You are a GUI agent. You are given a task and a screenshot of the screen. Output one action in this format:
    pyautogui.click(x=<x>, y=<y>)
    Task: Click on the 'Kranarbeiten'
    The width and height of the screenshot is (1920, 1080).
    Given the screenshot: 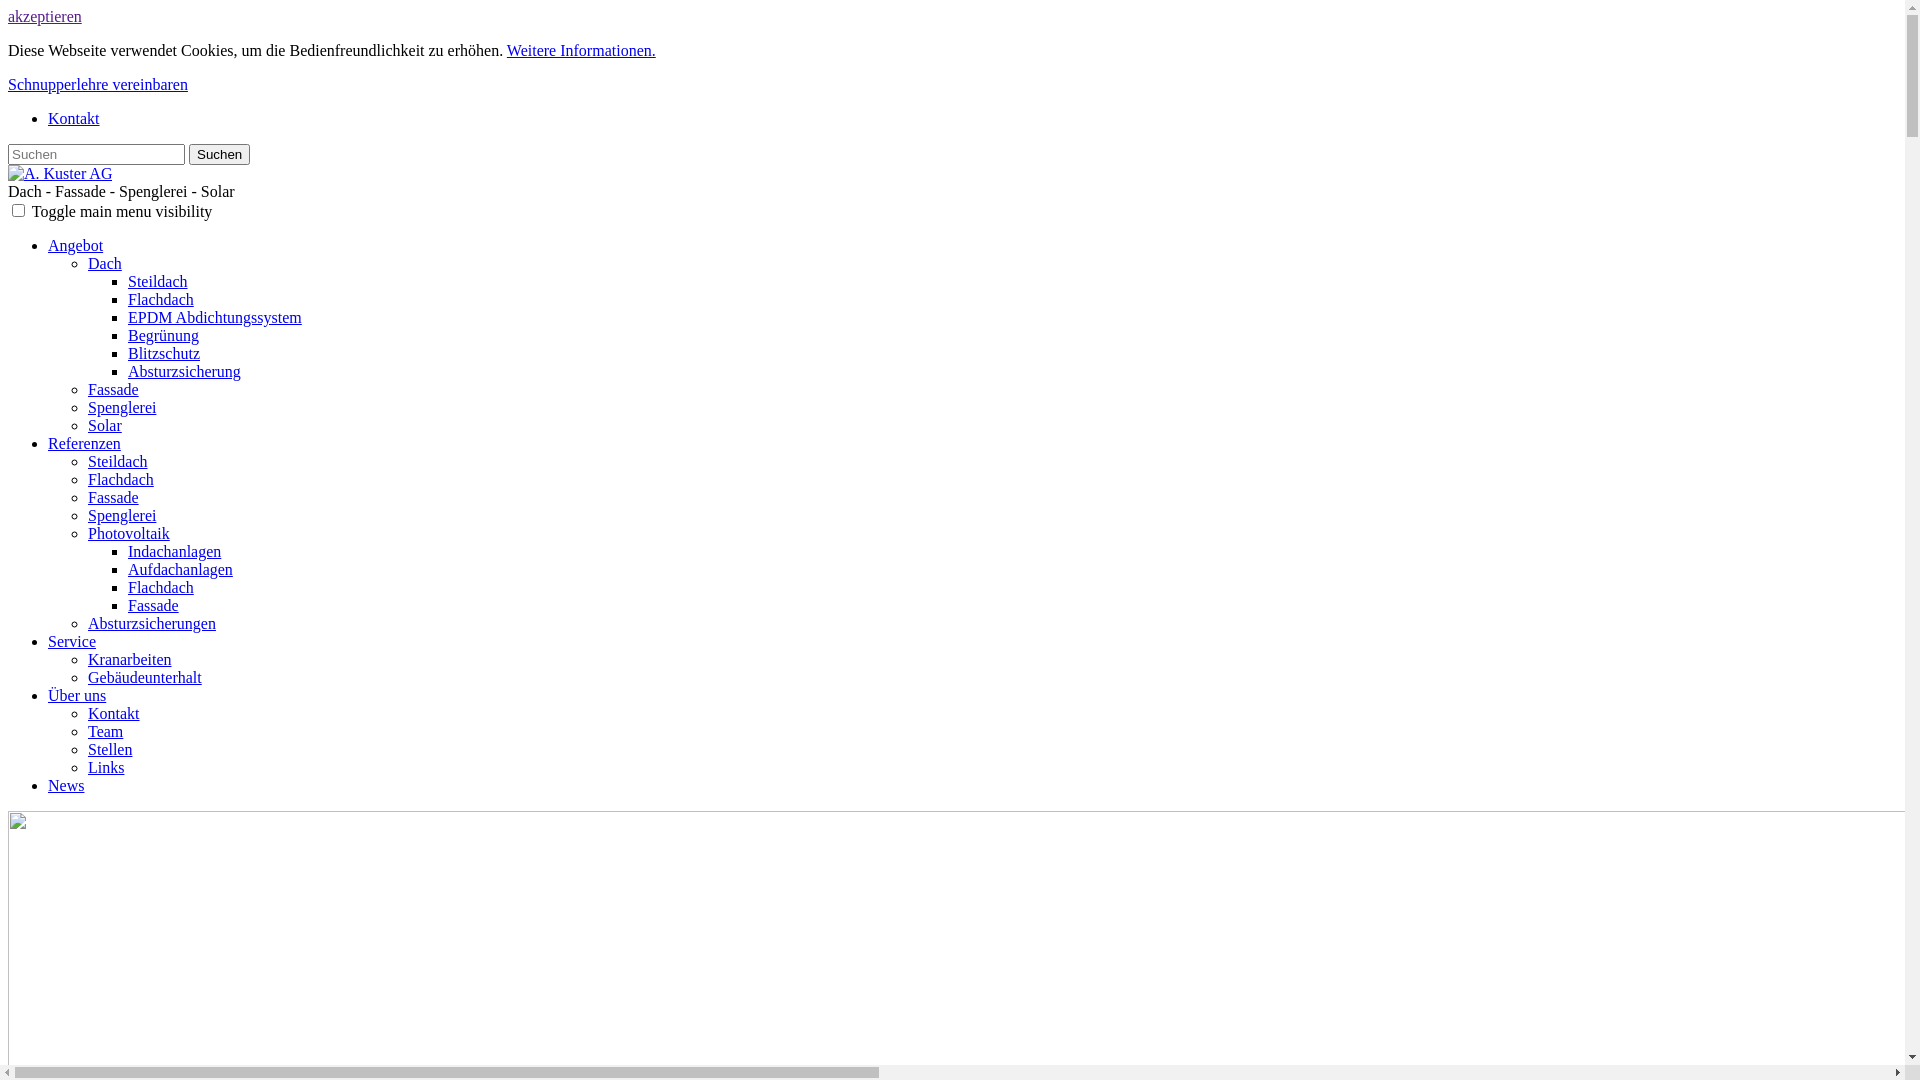 What is the action you would take?
    pyautogui.click(x=128, y=659)
    